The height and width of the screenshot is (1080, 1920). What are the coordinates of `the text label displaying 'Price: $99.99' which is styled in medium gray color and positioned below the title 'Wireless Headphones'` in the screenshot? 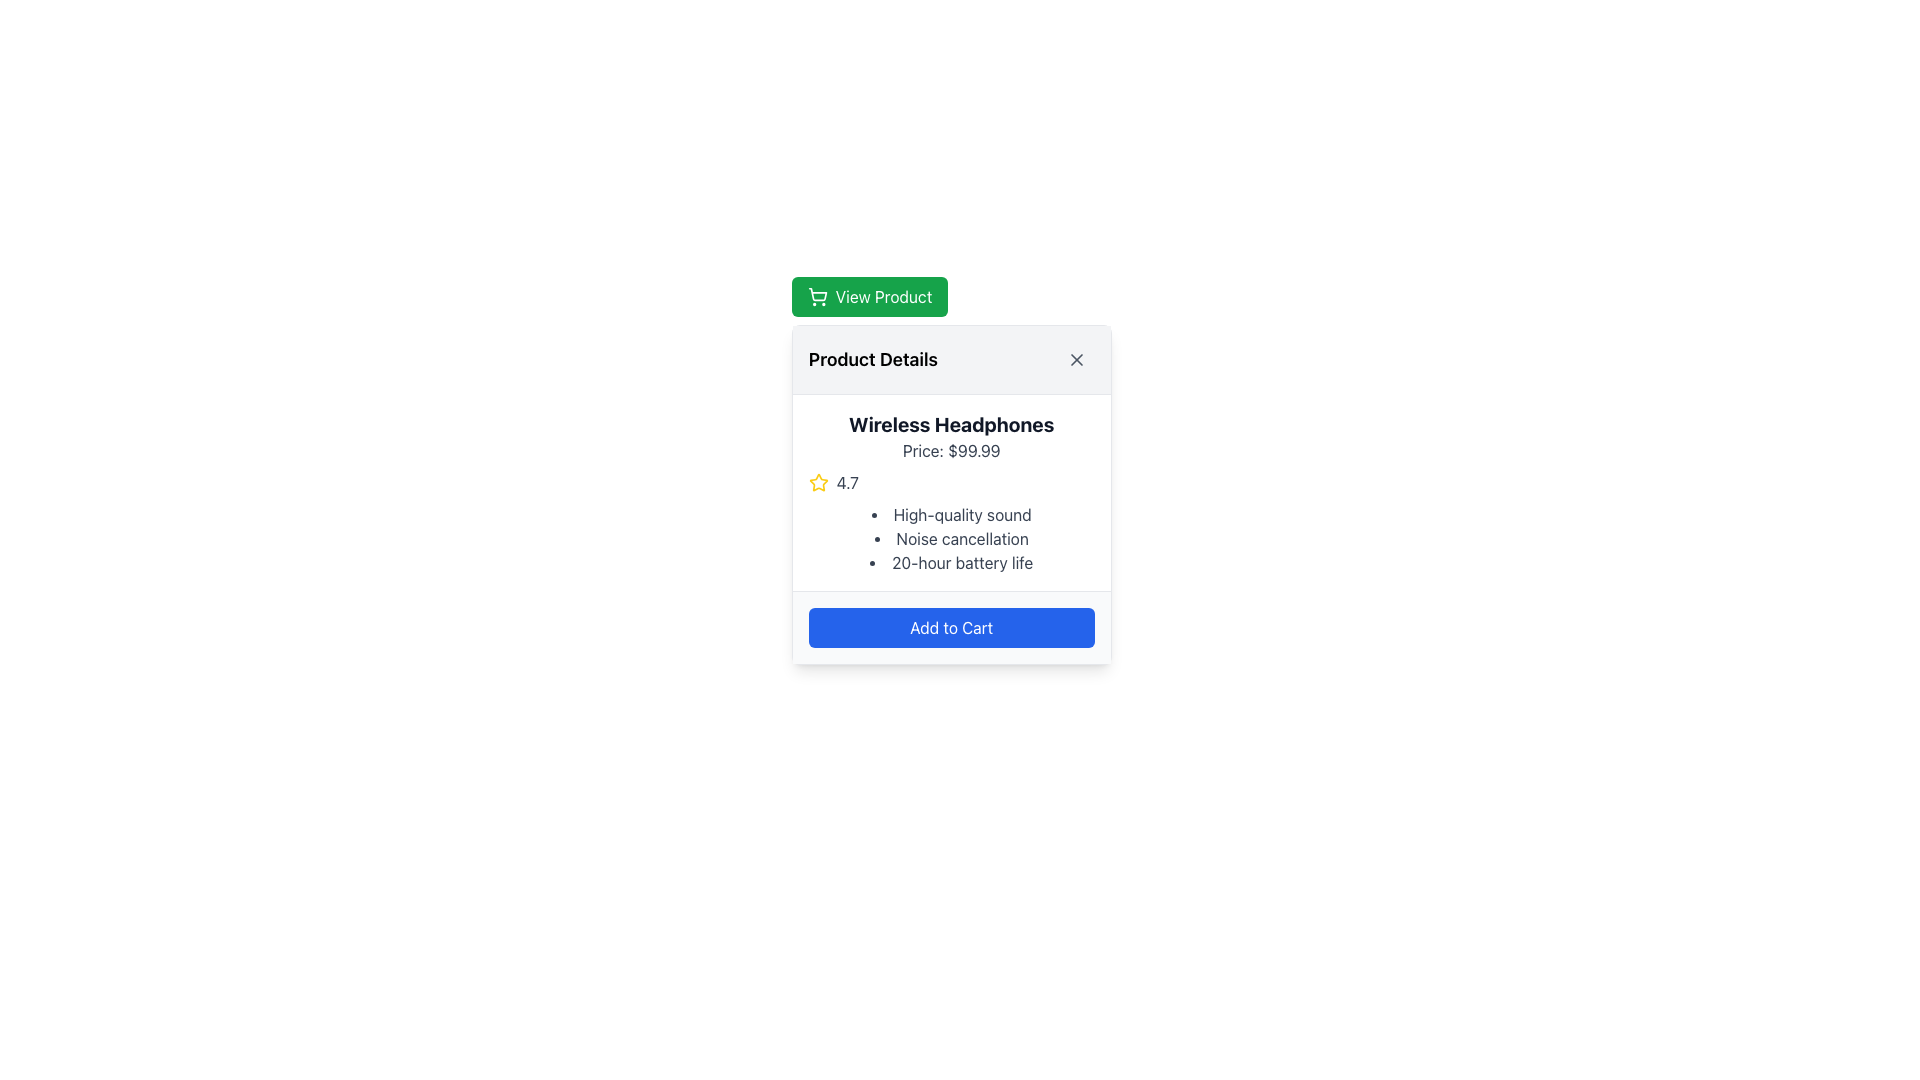 It's located at (950, 451).